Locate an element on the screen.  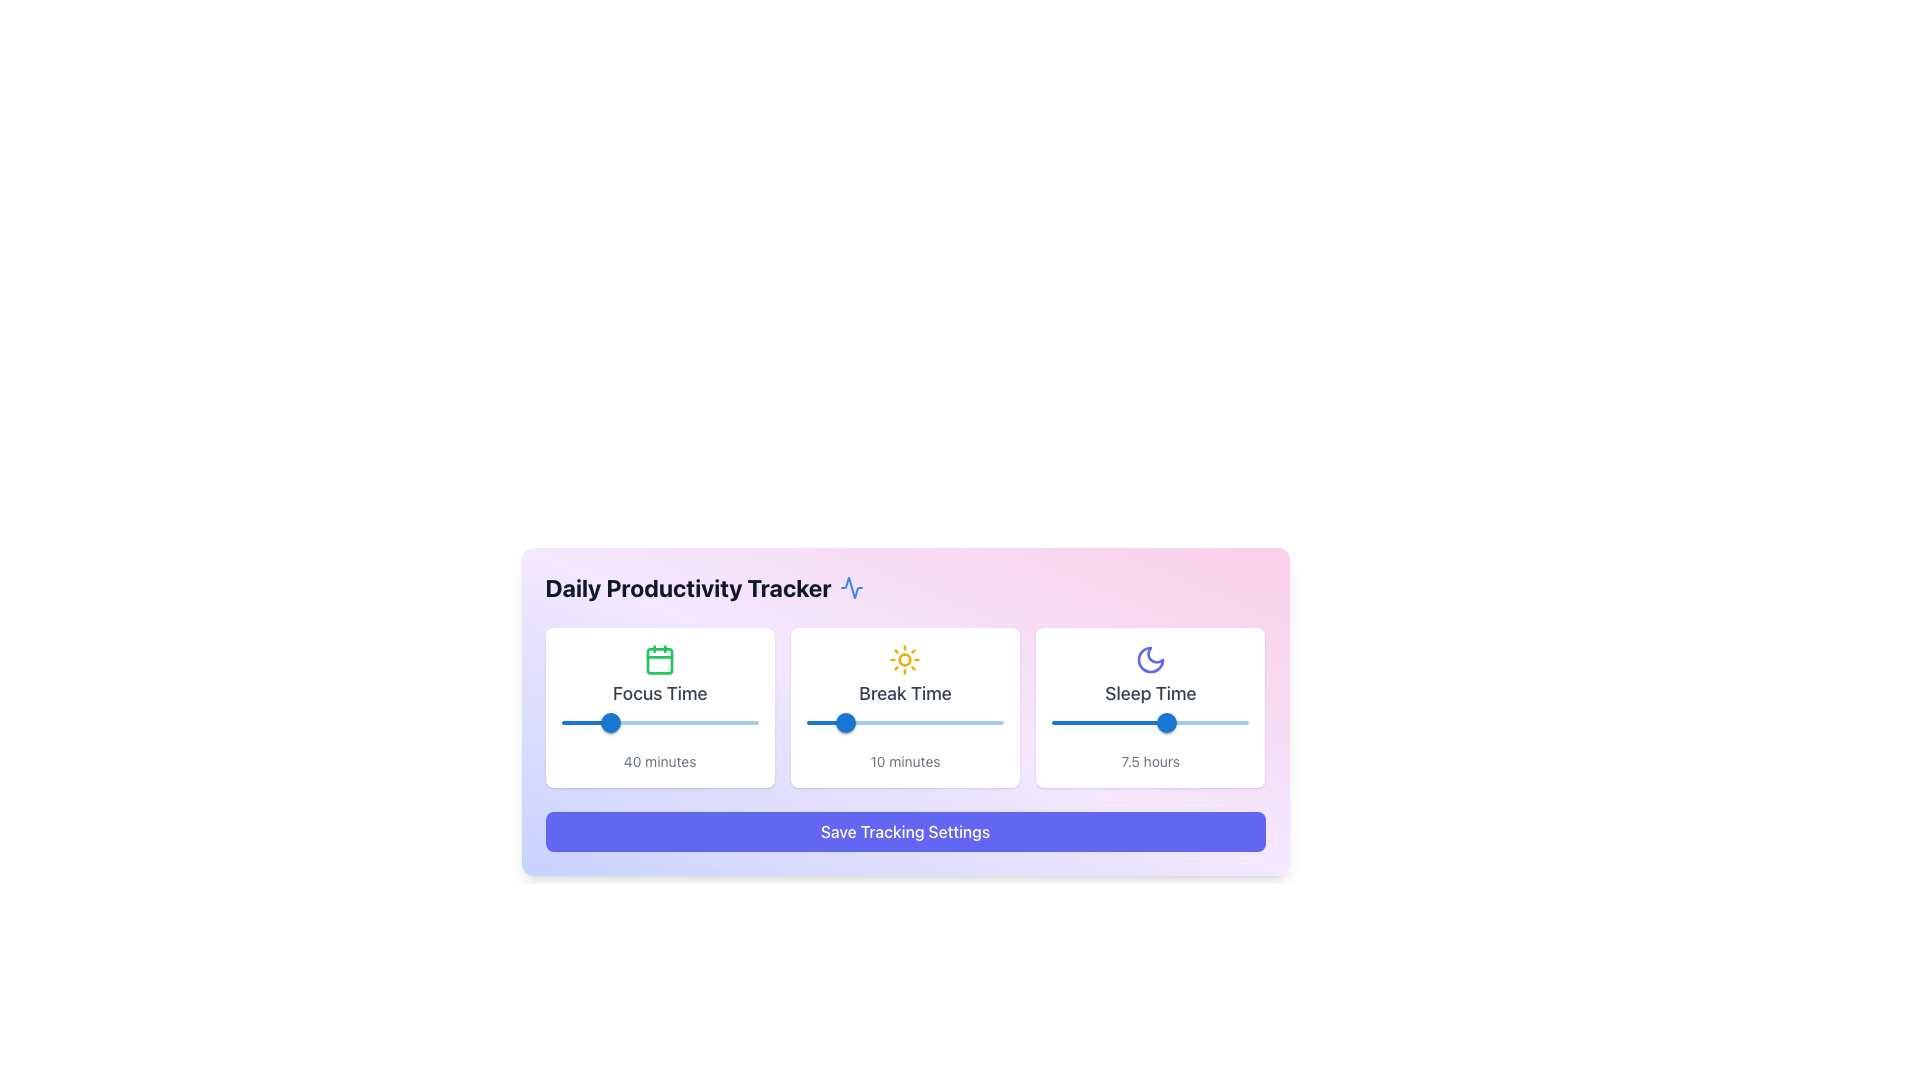
the 'Focus Time' slider is located at coordinates (542, 720).